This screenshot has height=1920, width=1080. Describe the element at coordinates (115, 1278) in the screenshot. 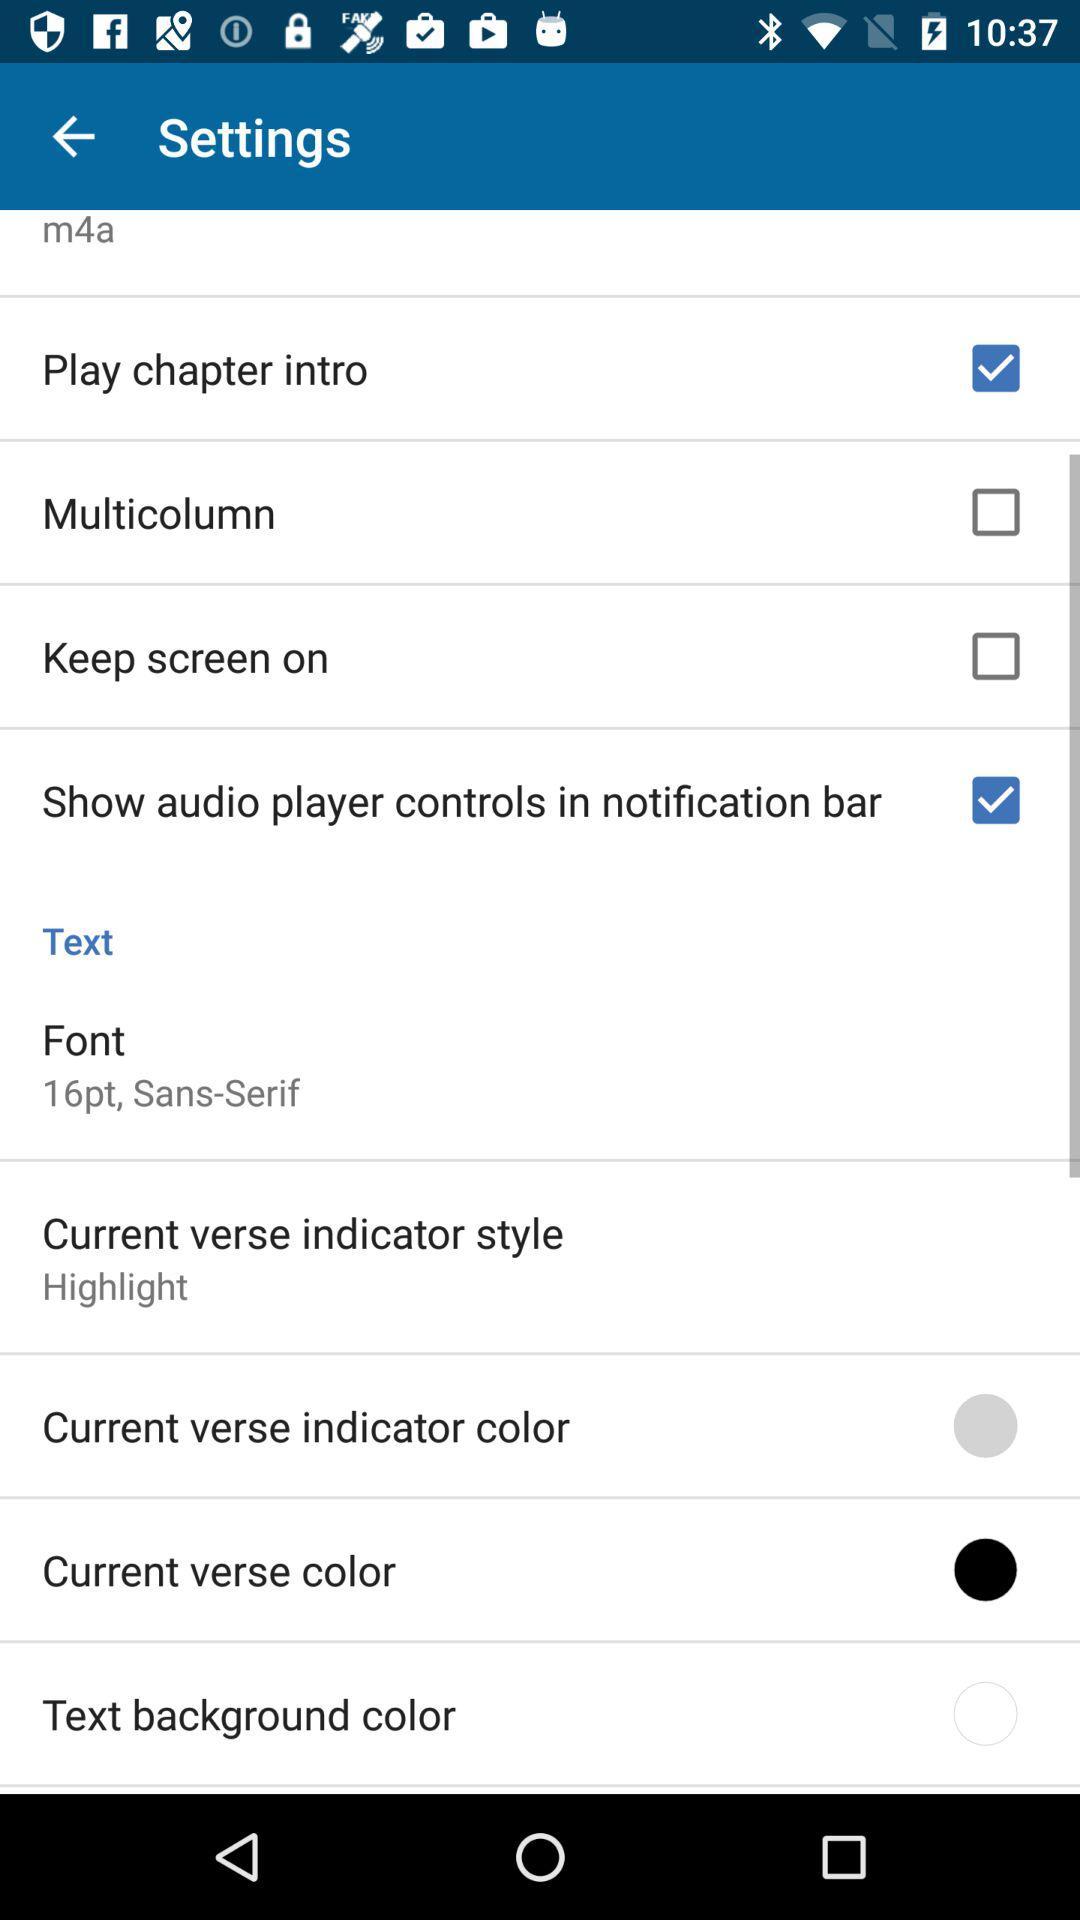

I see `the highlight icon` at that location.